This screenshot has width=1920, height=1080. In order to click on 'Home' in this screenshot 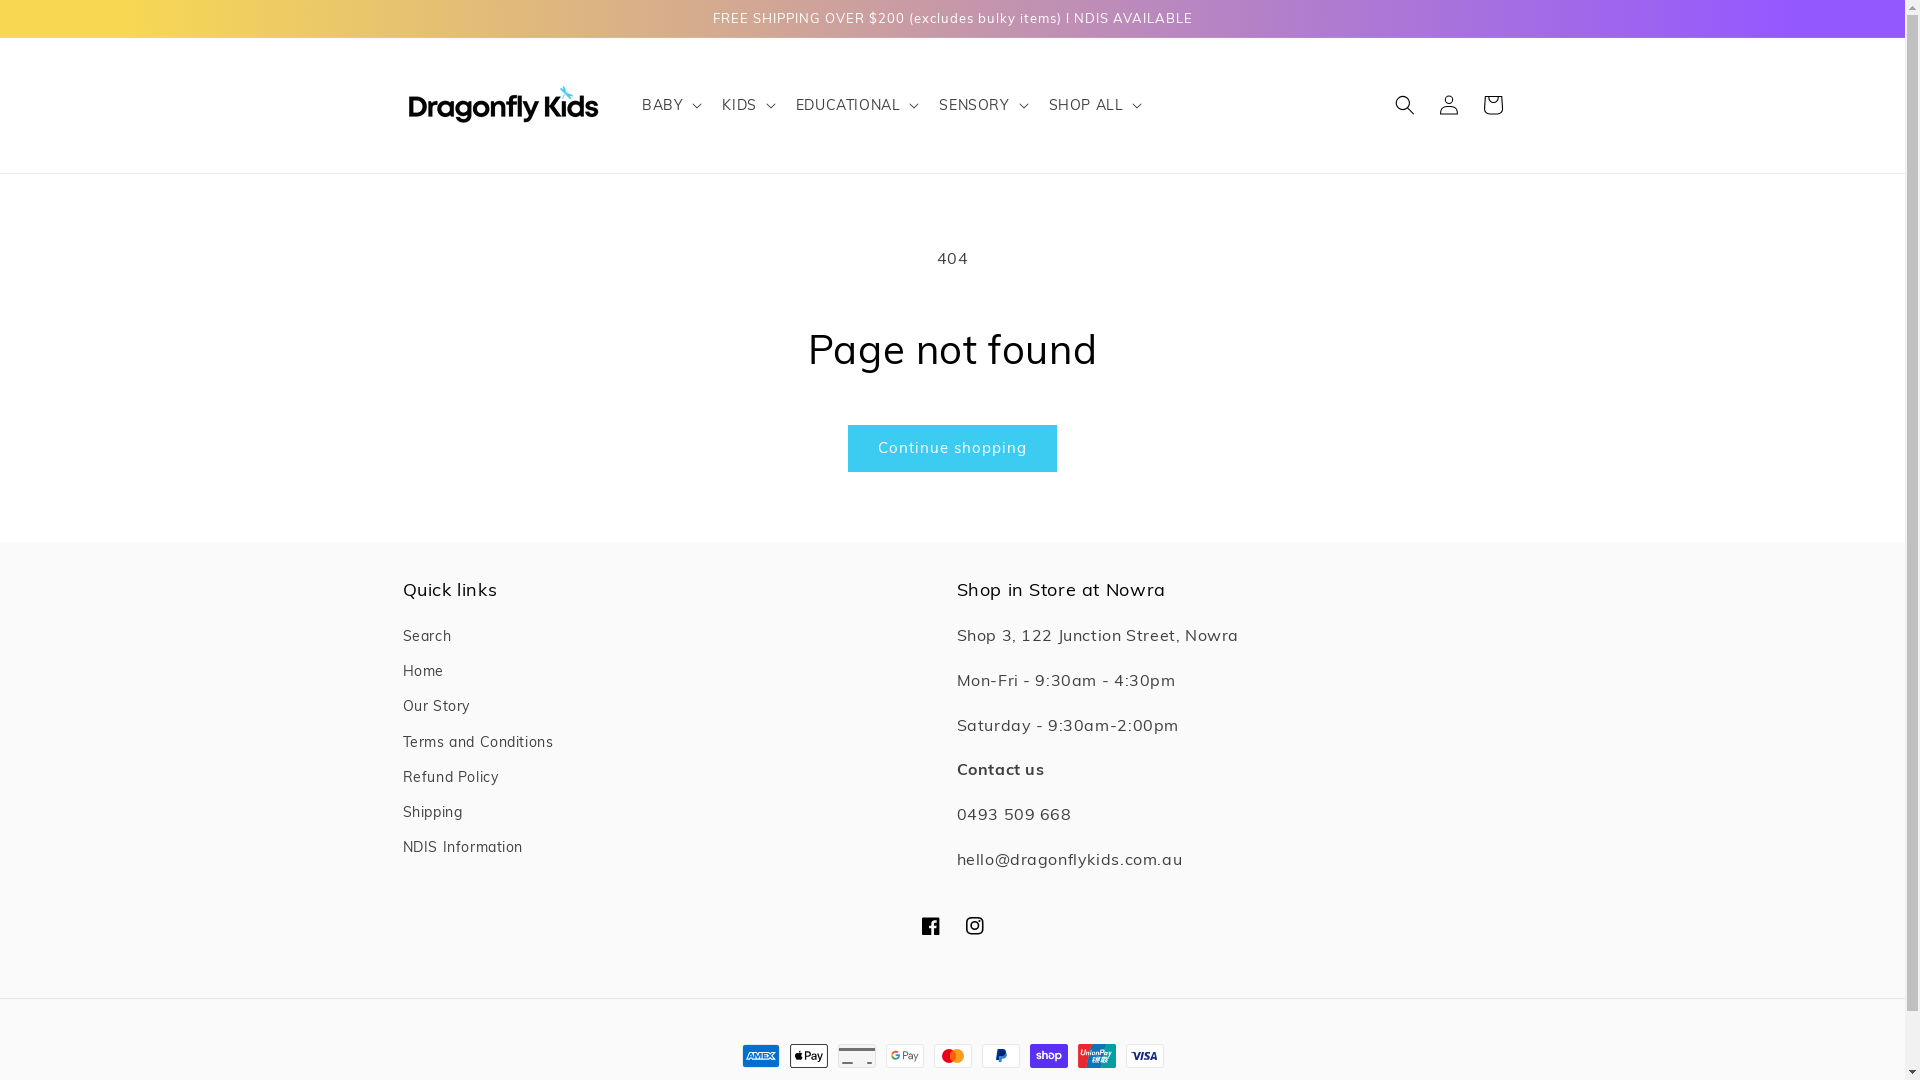, I will do `click(421, 671)`.